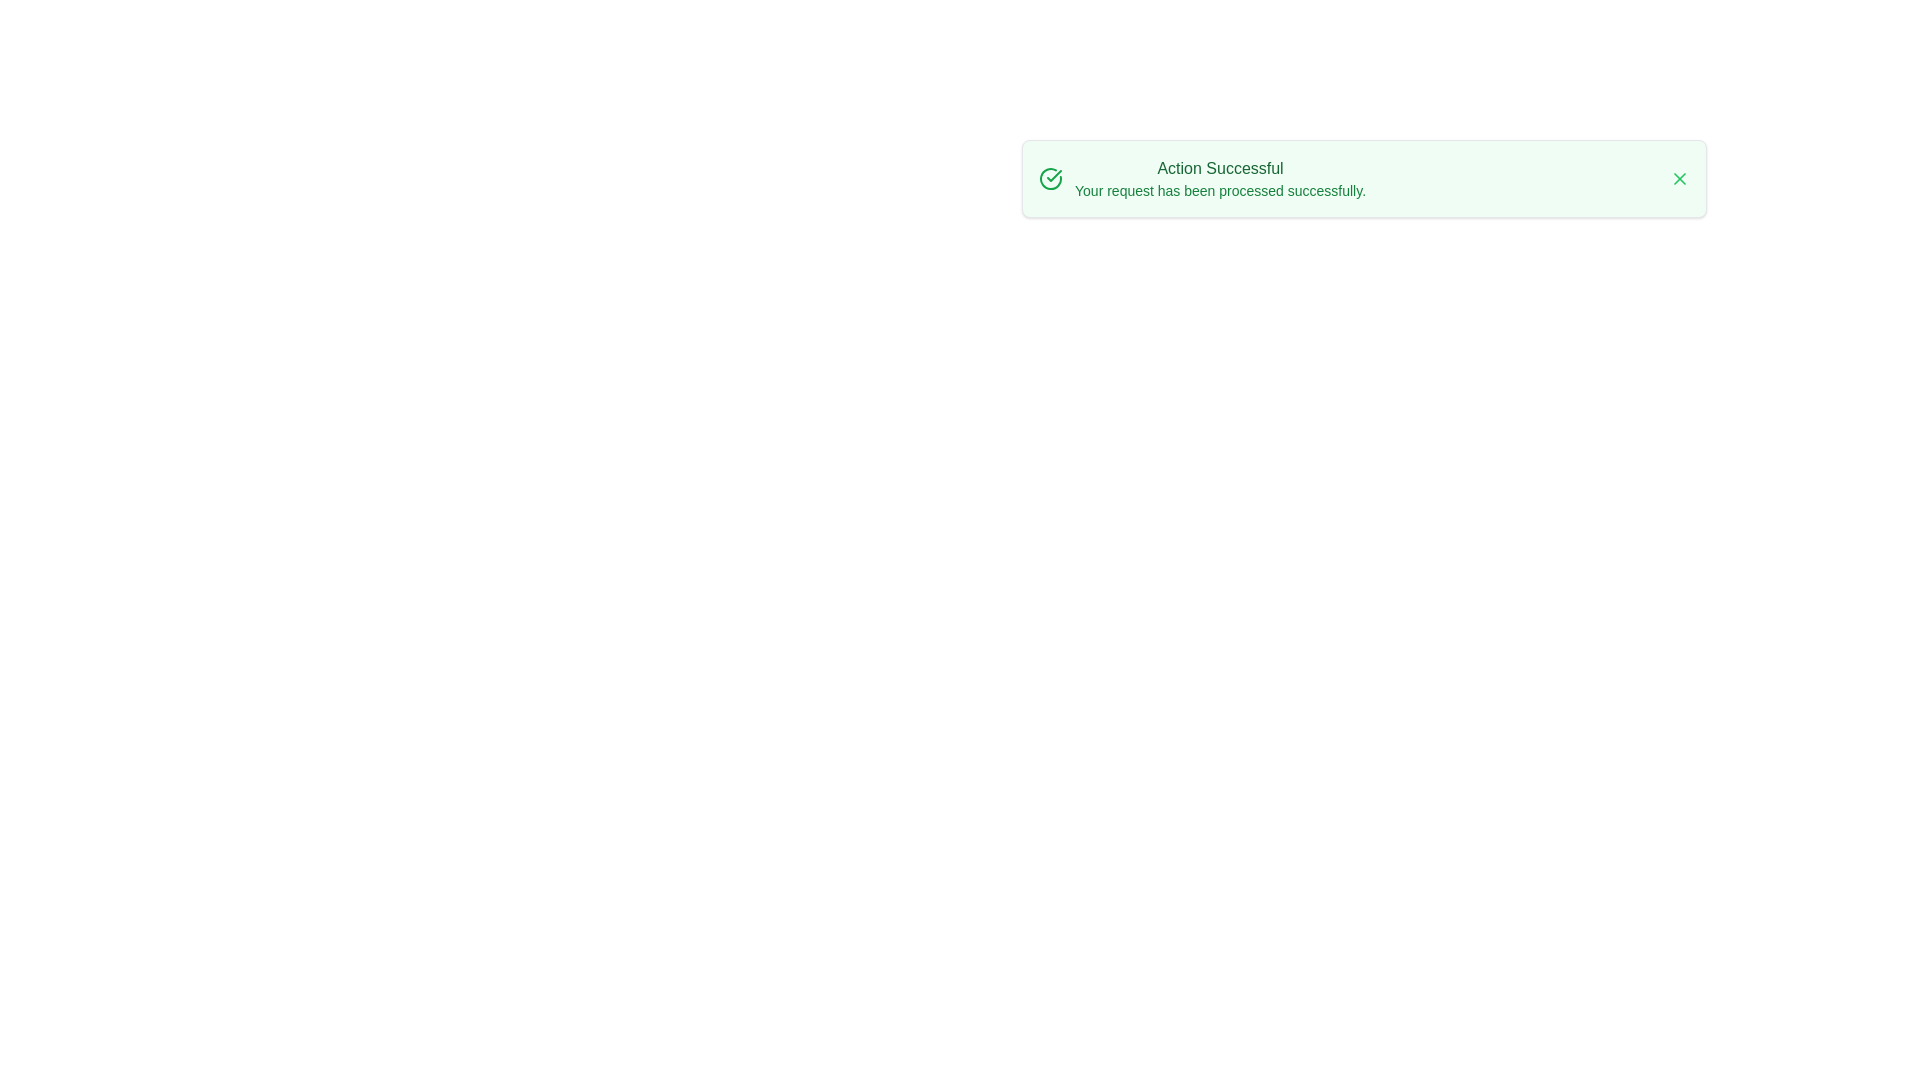 The image size is (1920, 1080). What do you see at coordinates (1680, 177) in the screenshot?
I see `close button to dismiss the alert` at bounding box center [1680, 177].